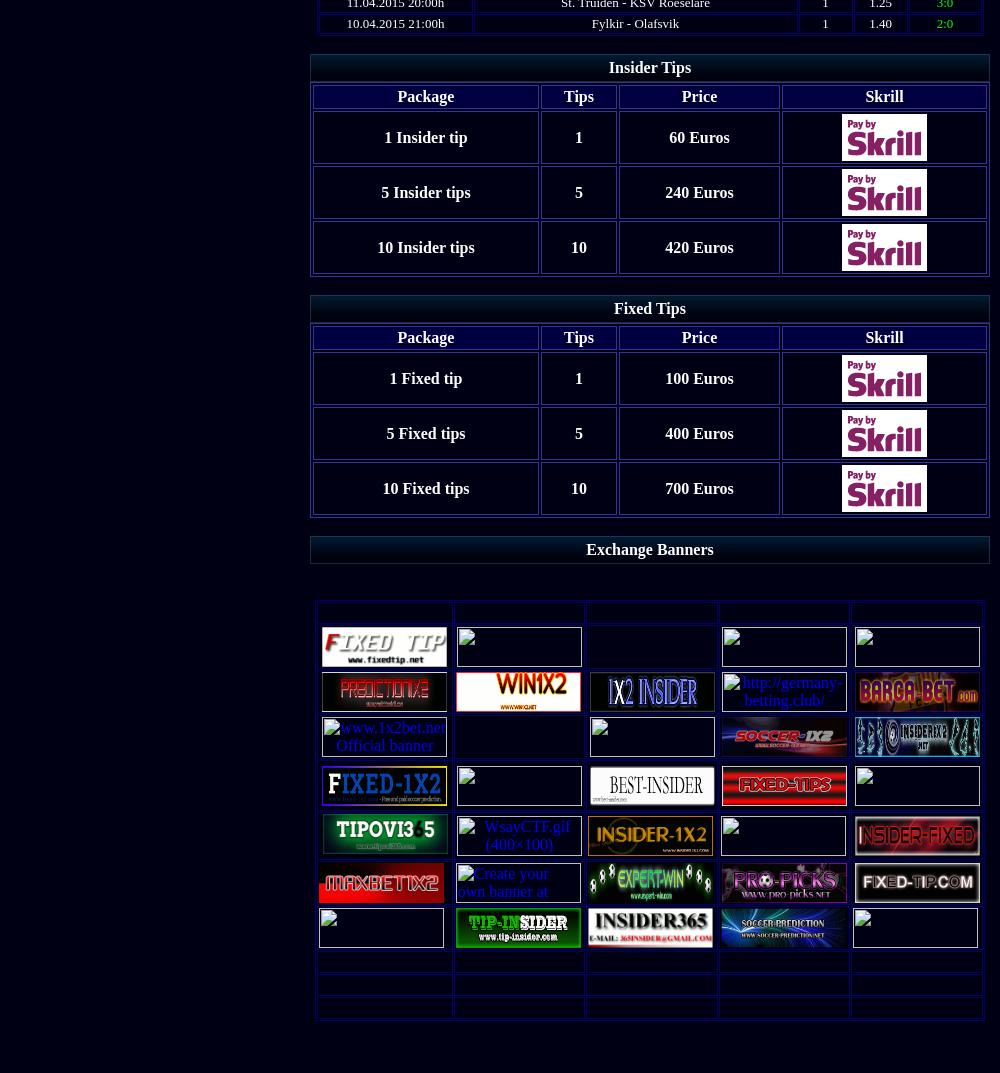 The width and height of the screenshot is (1000, 1073). Describe the element at coordinates (425, 432) in the screenshot. I see `'5 Fixed tips'` at that location.